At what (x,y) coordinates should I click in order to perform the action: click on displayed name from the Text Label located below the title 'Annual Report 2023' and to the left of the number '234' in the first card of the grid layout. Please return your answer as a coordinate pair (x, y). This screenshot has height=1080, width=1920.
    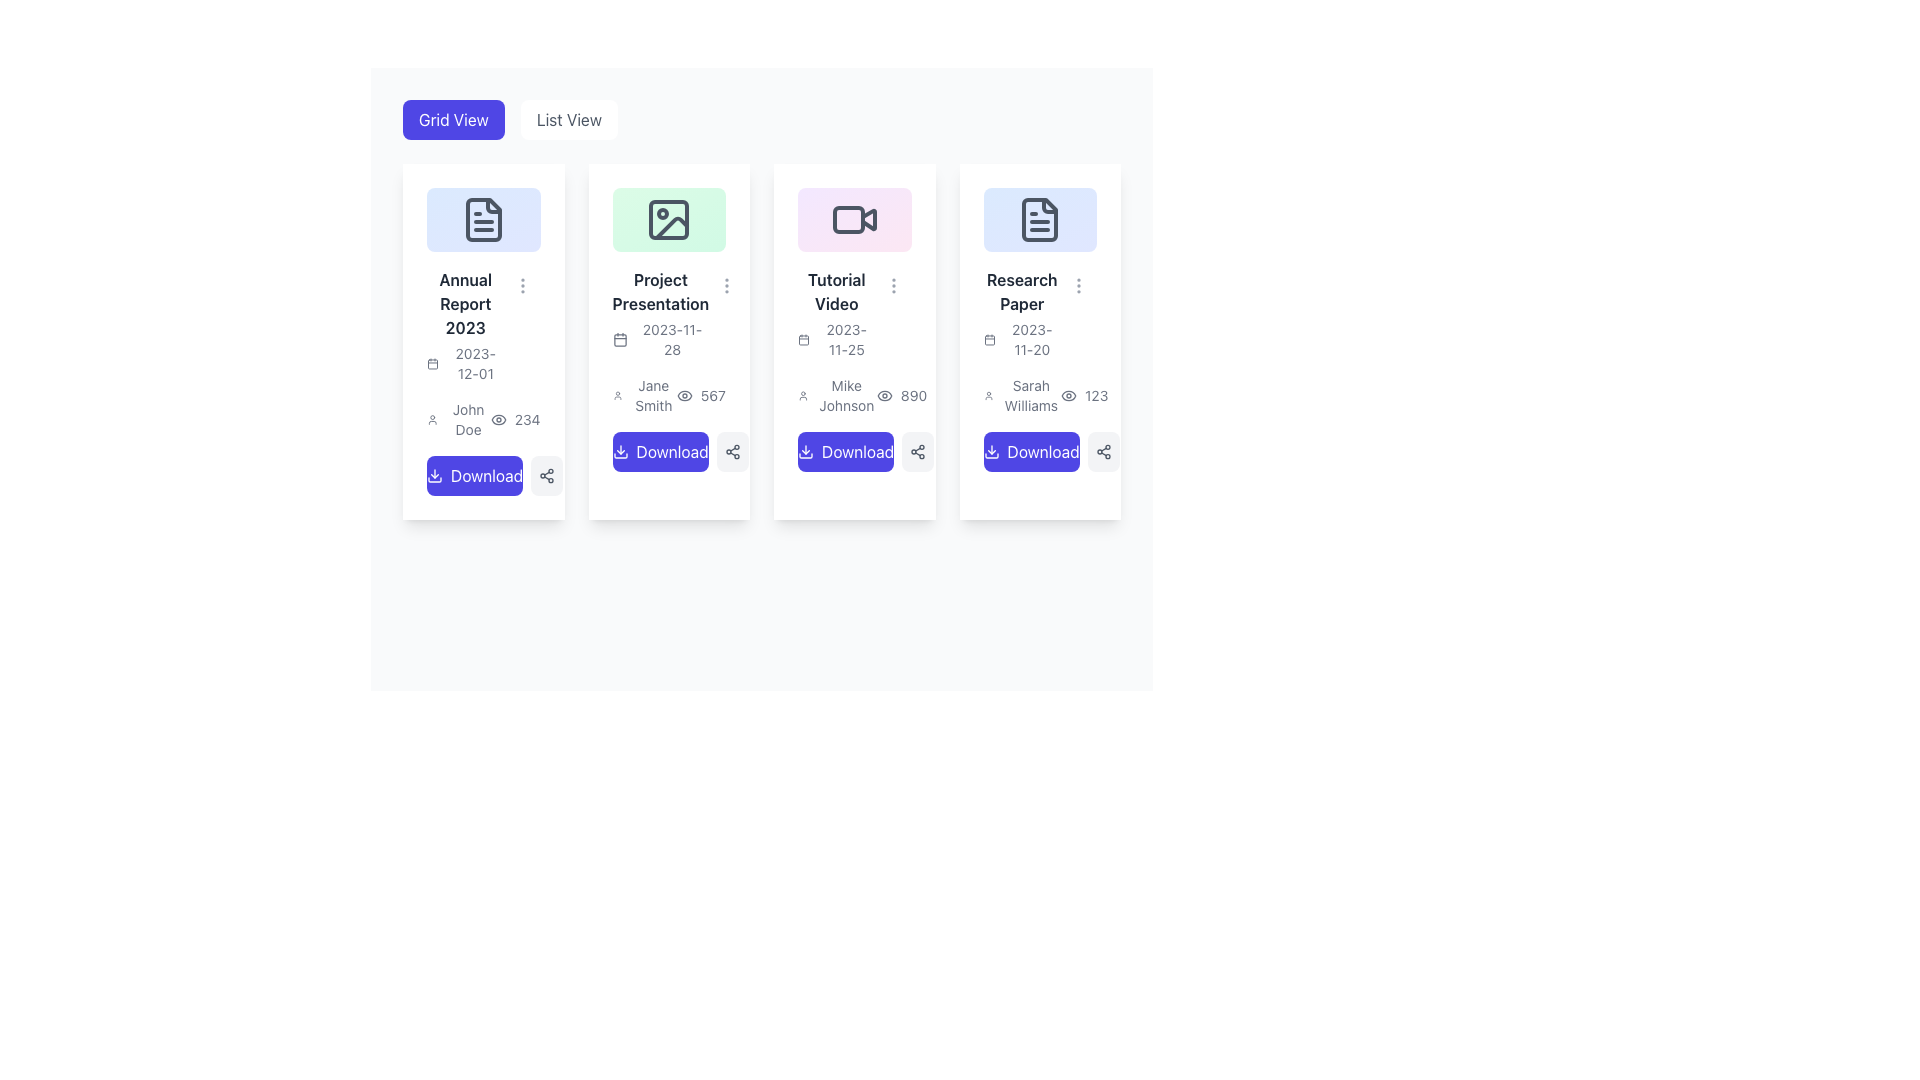
    Looking at the image, I should click on (457, 418).